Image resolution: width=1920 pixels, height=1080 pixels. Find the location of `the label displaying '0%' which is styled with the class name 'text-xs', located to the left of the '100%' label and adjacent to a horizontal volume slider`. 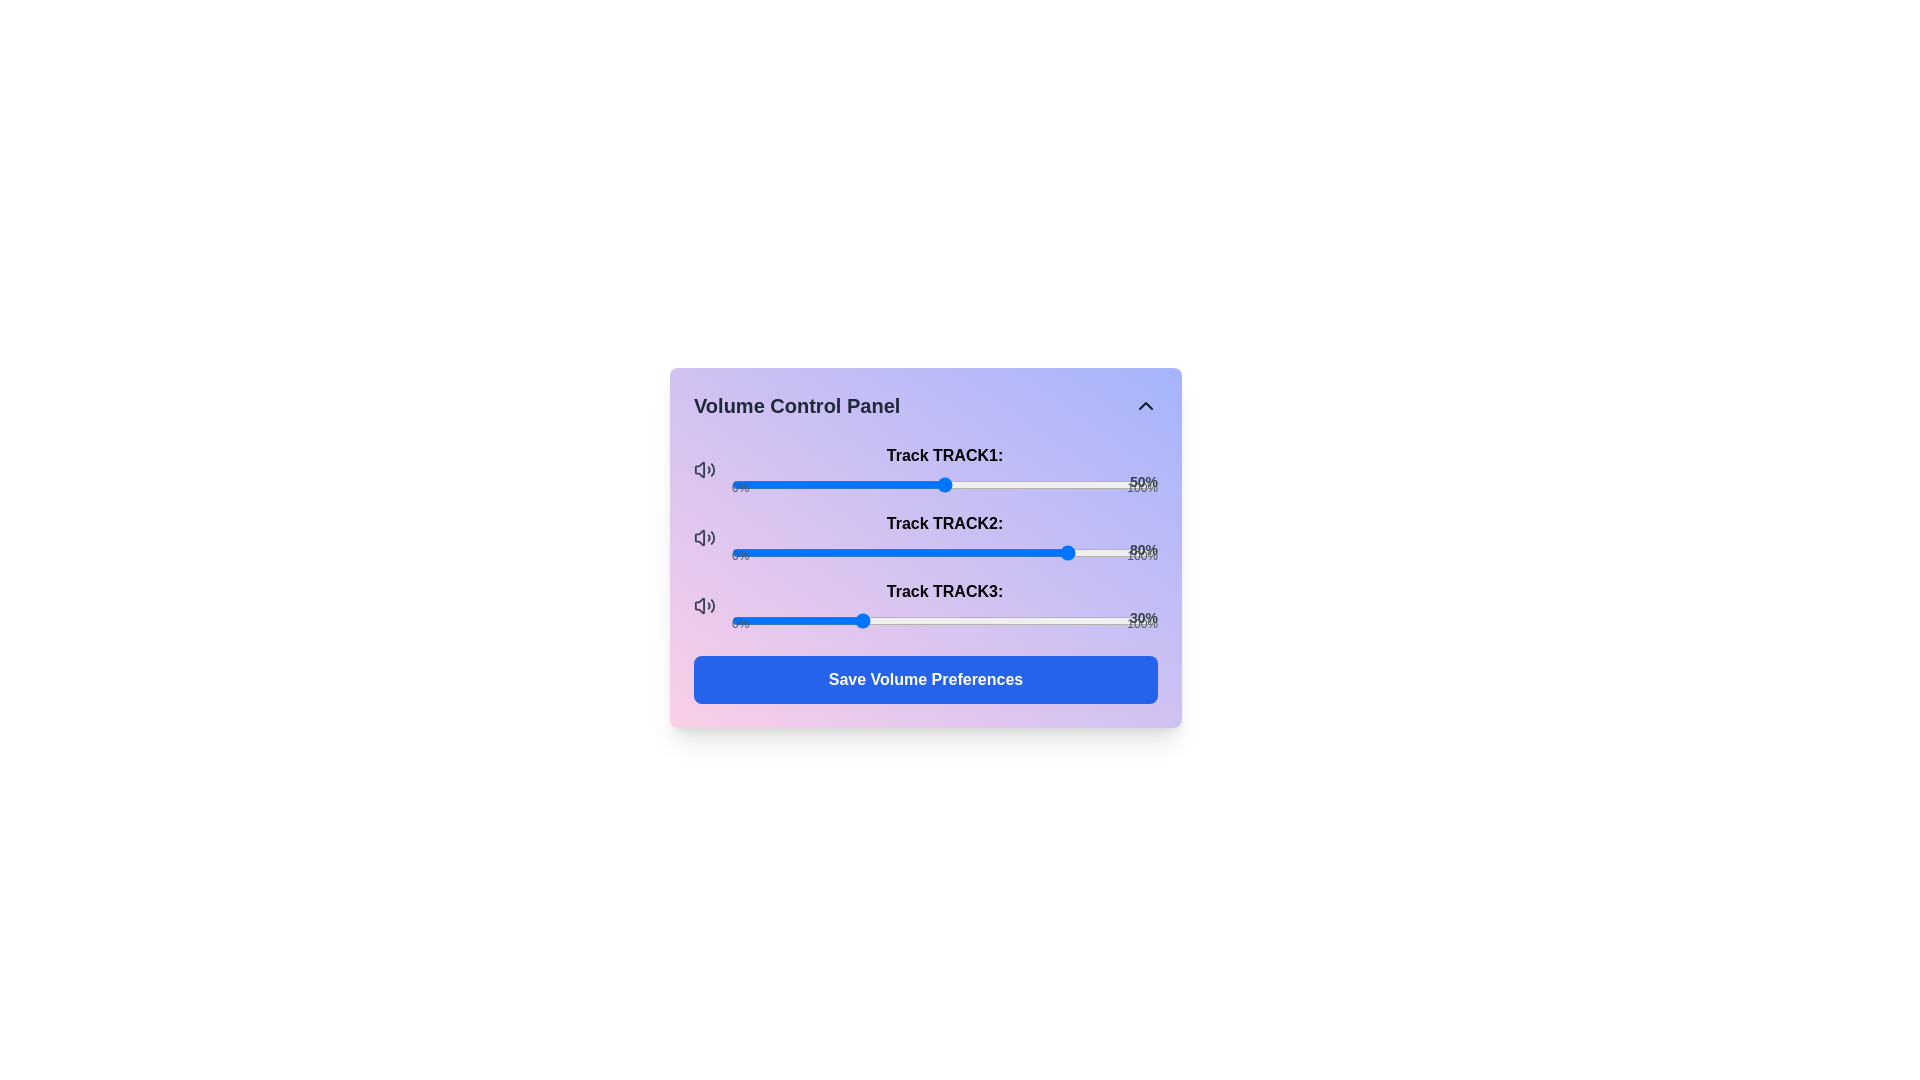

the label displaying '0%' which is styled with the class name 'text-xs', located to the left of the '100%' label and adjacent to a horizontal volume slider is located at coordinates (739, 488).